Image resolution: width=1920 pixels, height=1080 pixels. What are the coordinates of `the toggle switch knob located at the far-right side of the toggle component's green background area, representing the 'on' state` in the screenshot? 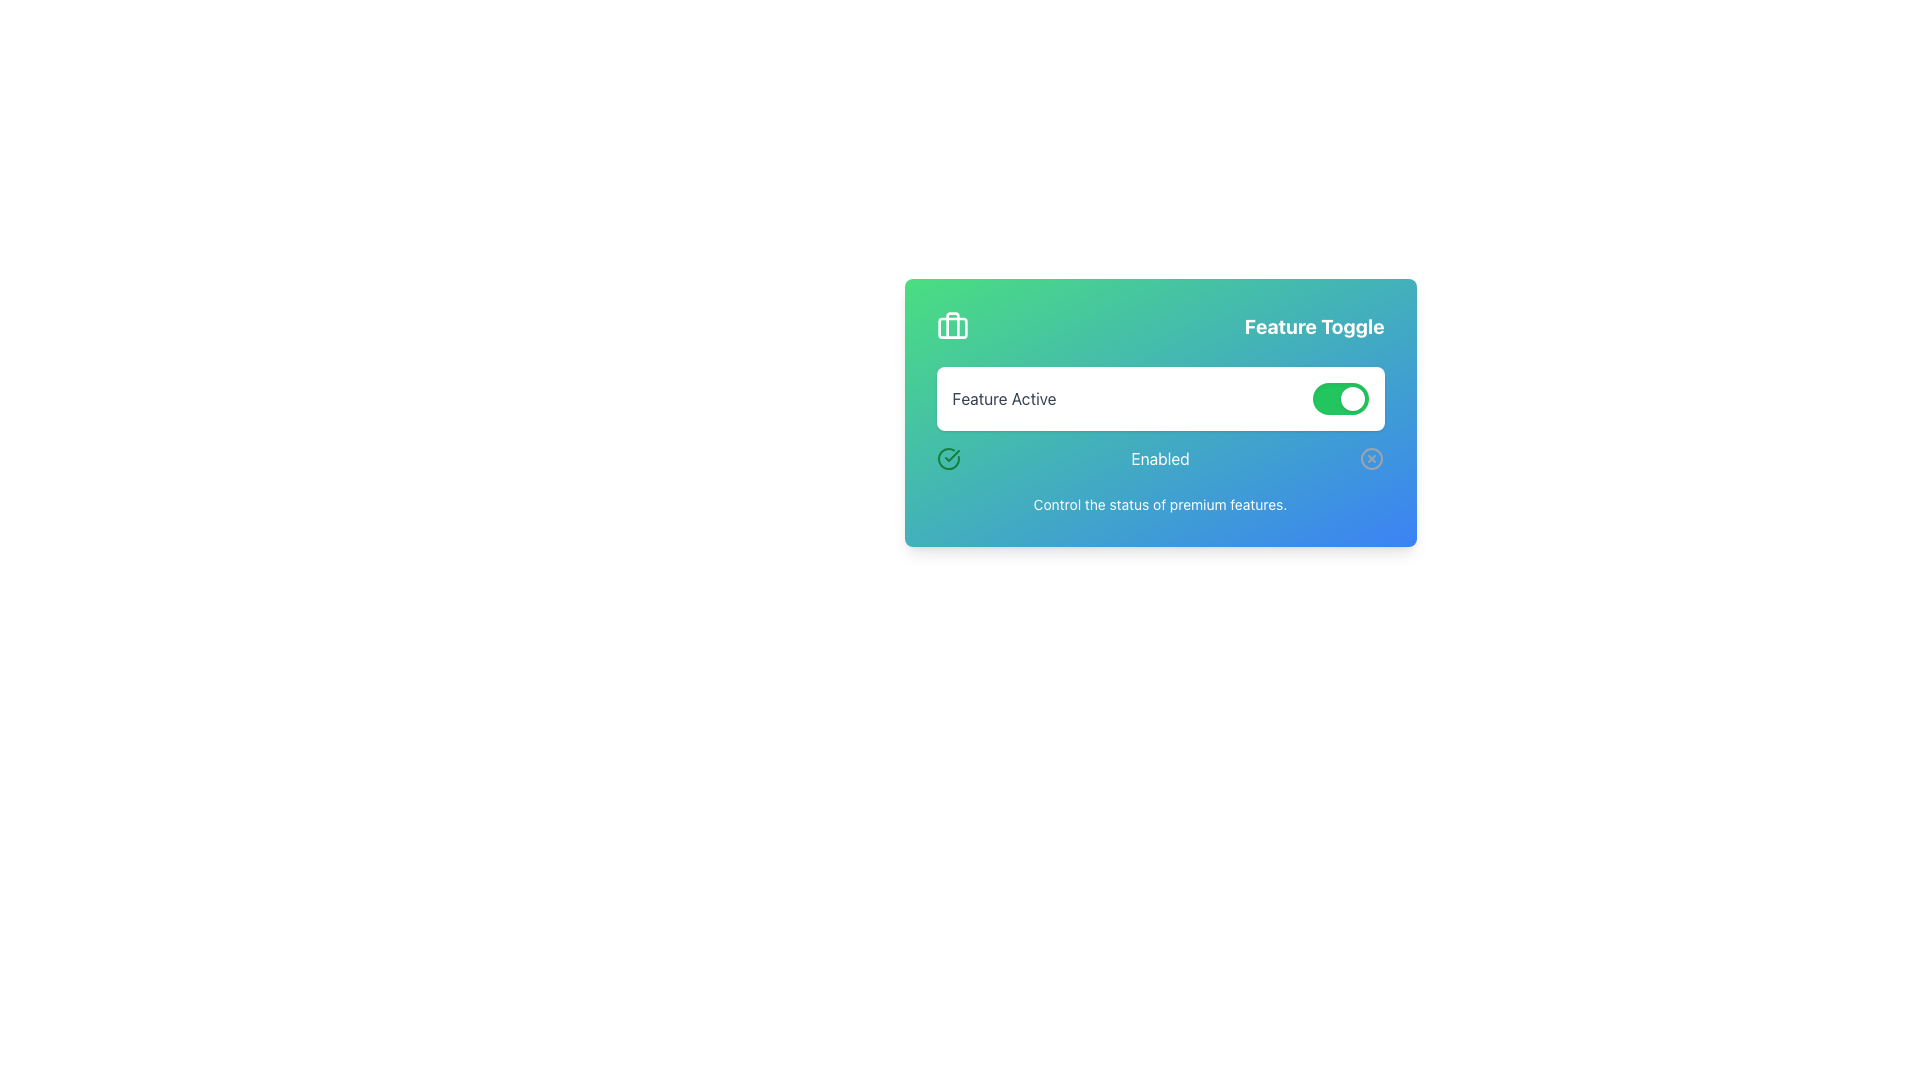 It's located at (1352, 398).